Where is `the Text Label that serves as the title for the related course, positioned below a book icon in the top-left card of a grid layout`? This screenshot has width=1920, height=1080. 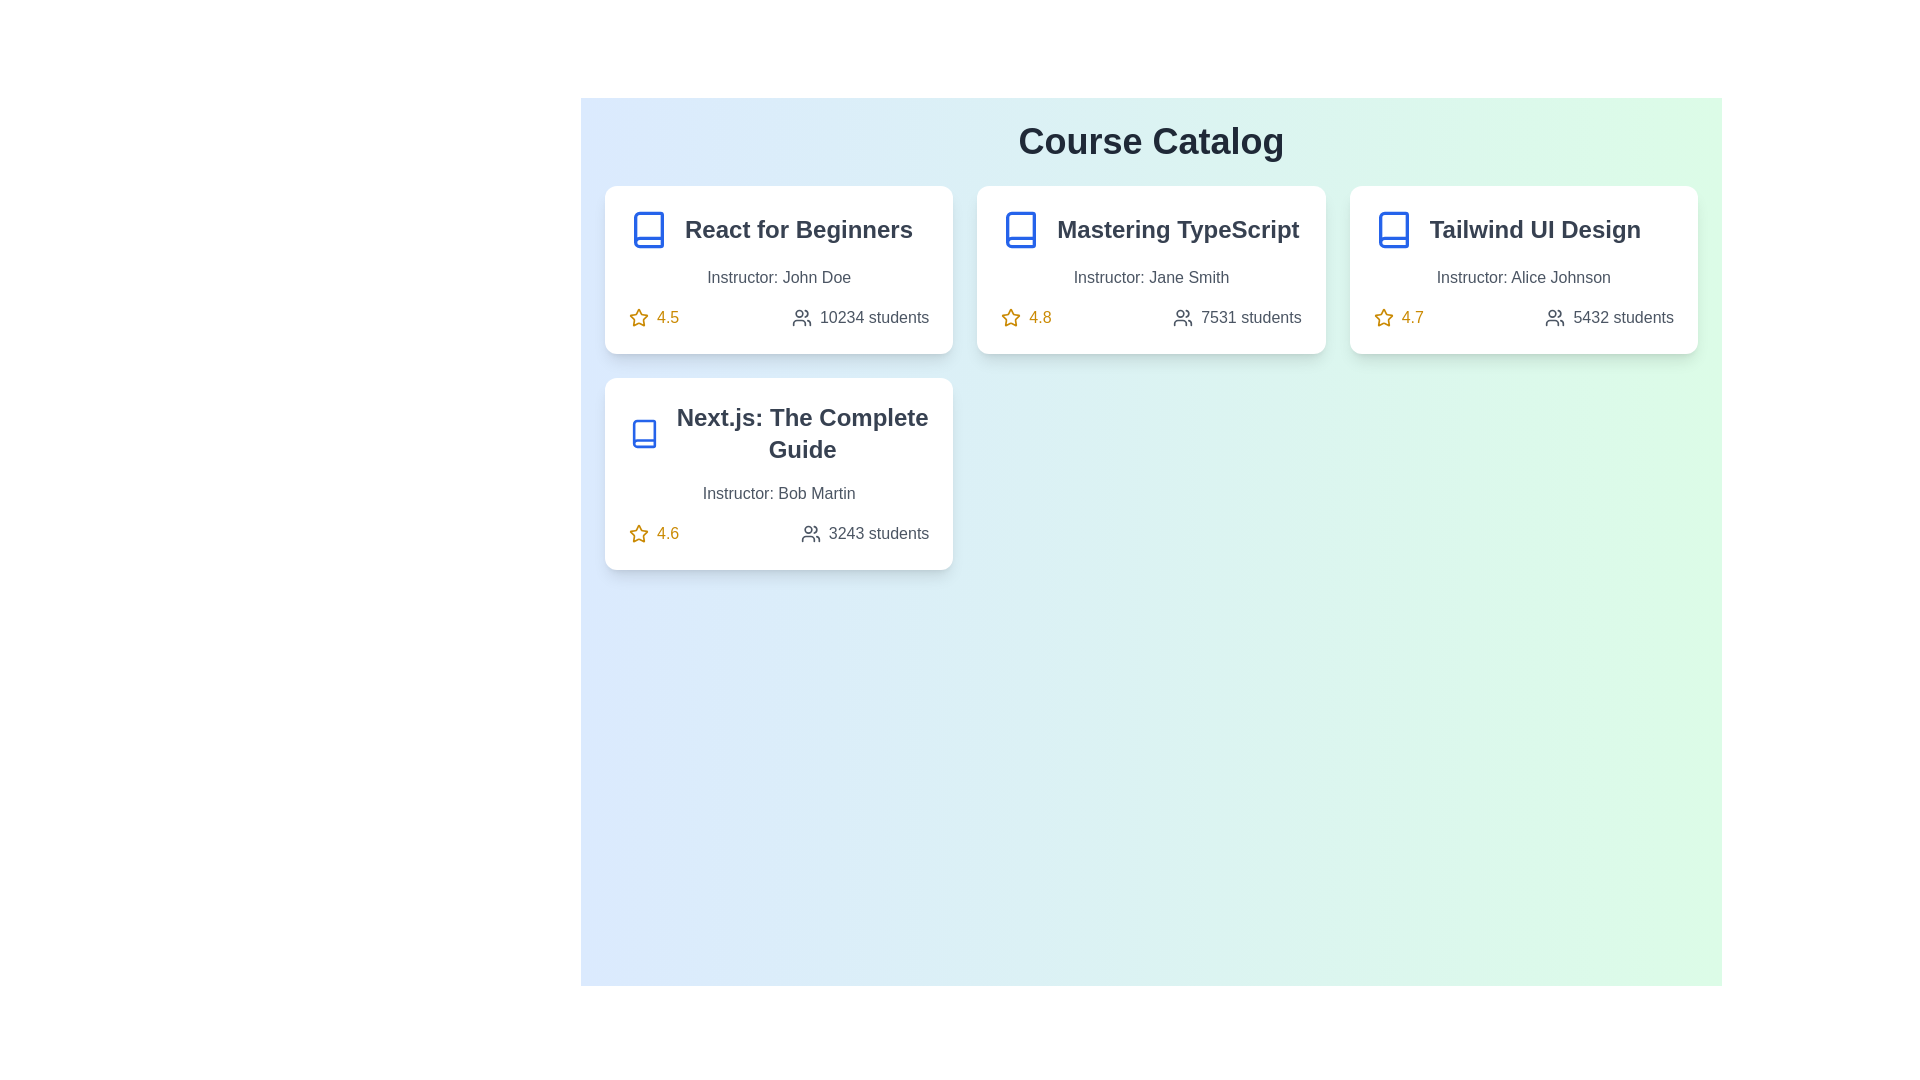 the Text Label that serves as the title for the related course, positioned below a book icon in the top-left card of a grid layout is located at coordinates (798, 229).